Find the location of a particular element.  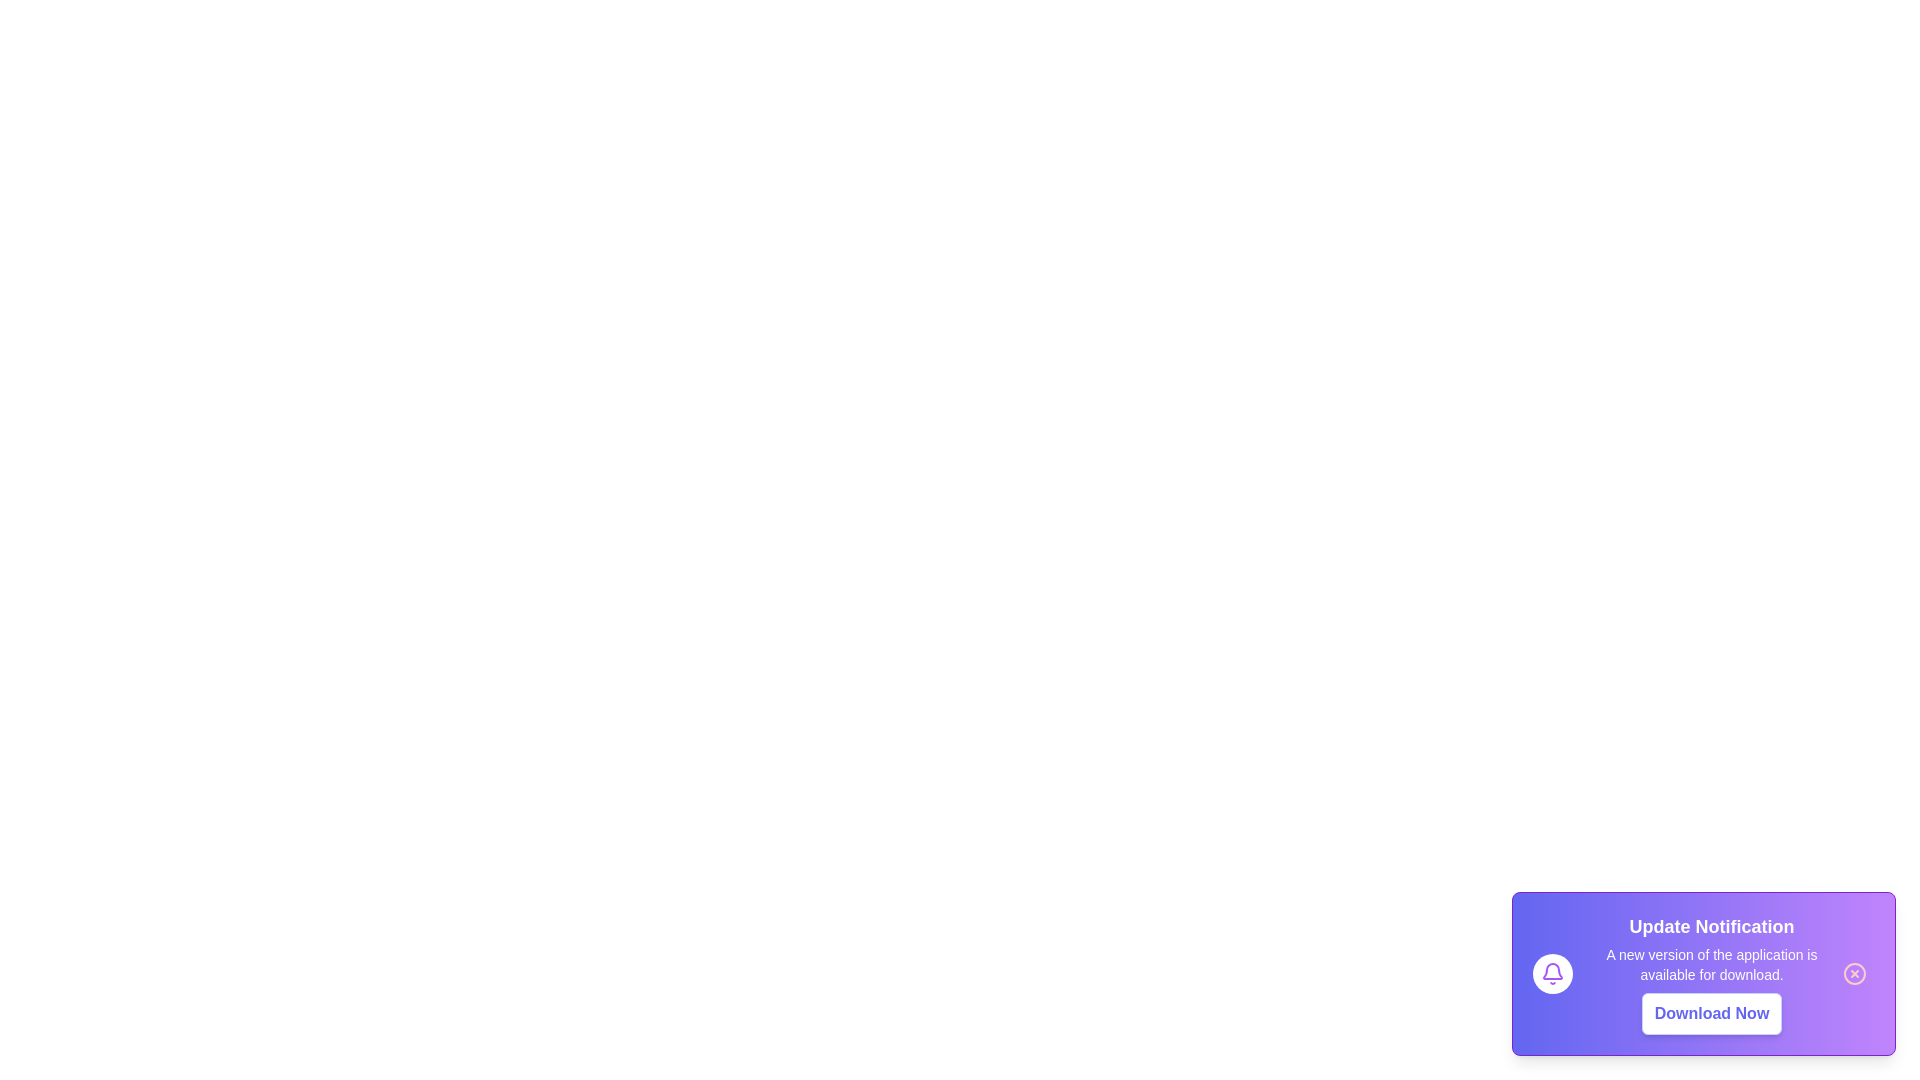

the close button (cross icon) in the notification to close it is located at coordinates (1853, 973).